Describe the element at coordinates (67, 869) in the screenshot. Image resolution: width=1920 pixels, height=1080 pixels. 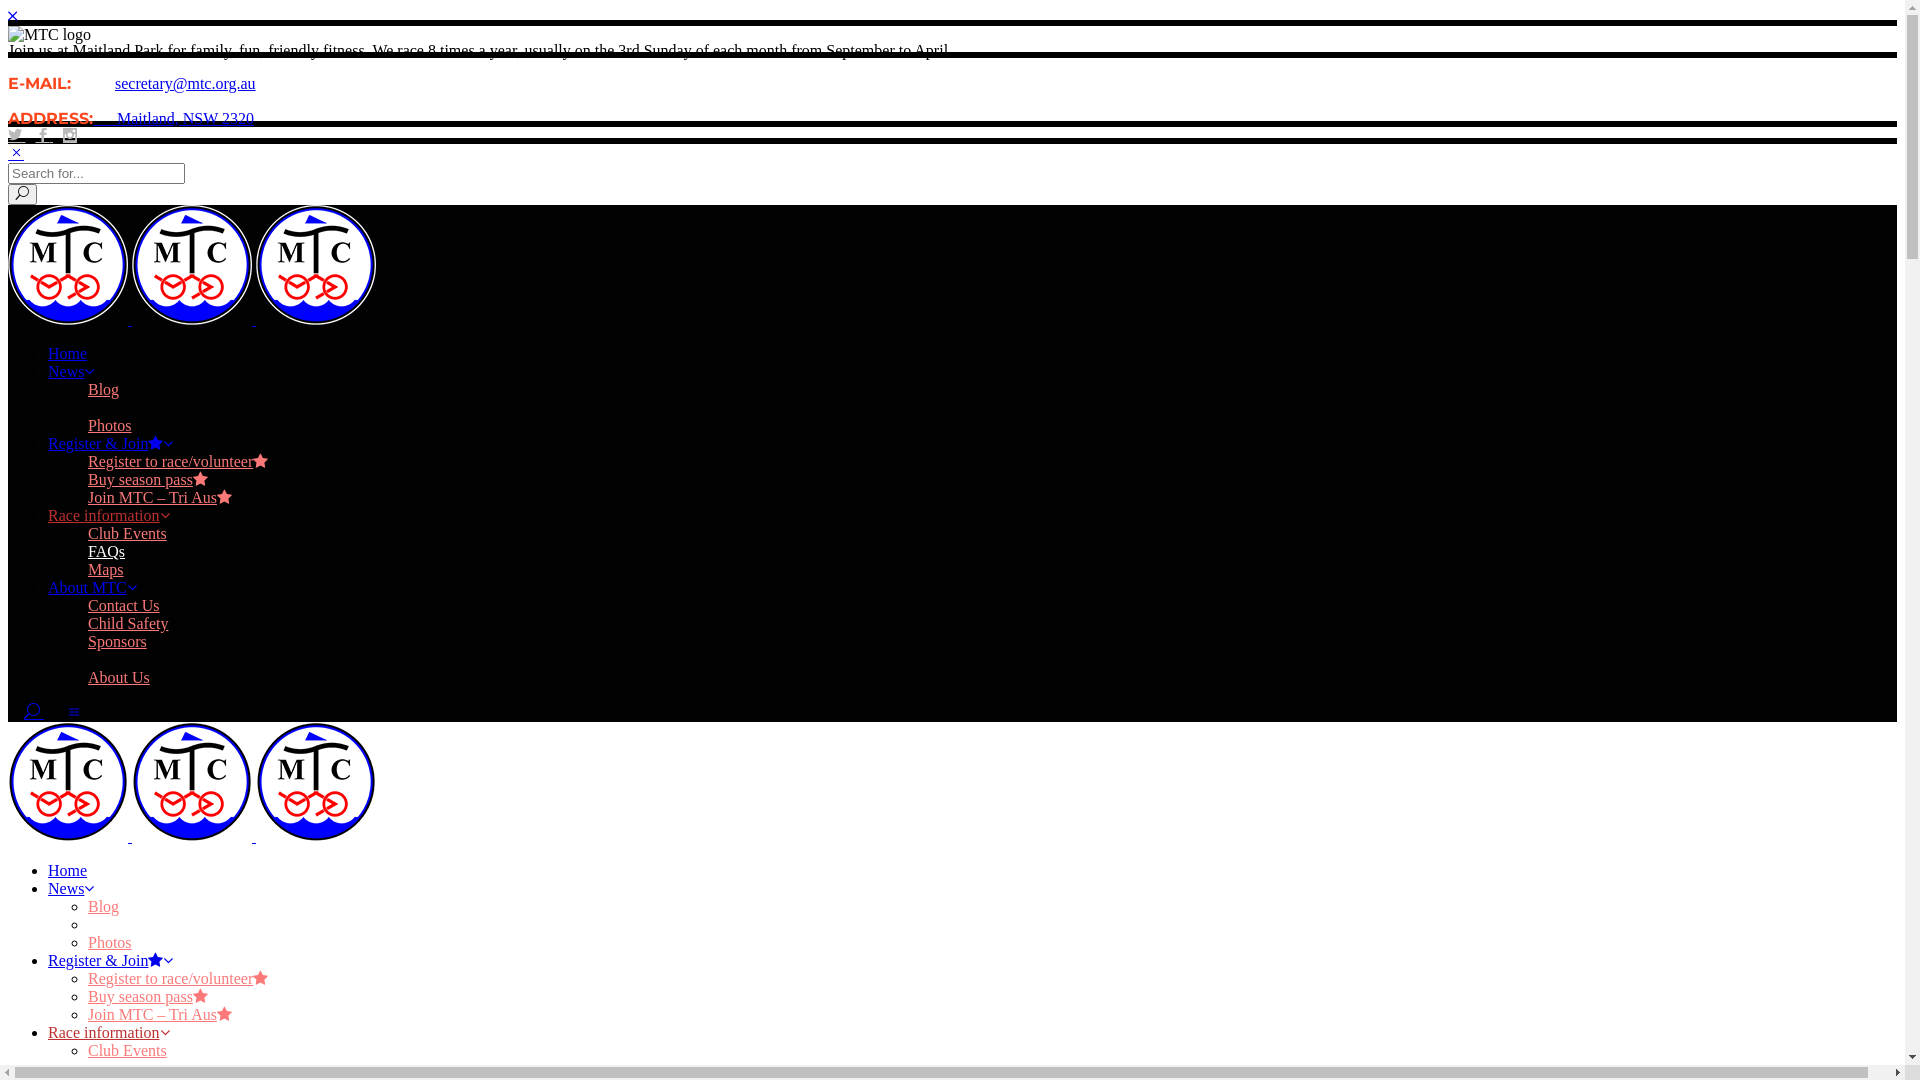
I see `'Home'` at that location.